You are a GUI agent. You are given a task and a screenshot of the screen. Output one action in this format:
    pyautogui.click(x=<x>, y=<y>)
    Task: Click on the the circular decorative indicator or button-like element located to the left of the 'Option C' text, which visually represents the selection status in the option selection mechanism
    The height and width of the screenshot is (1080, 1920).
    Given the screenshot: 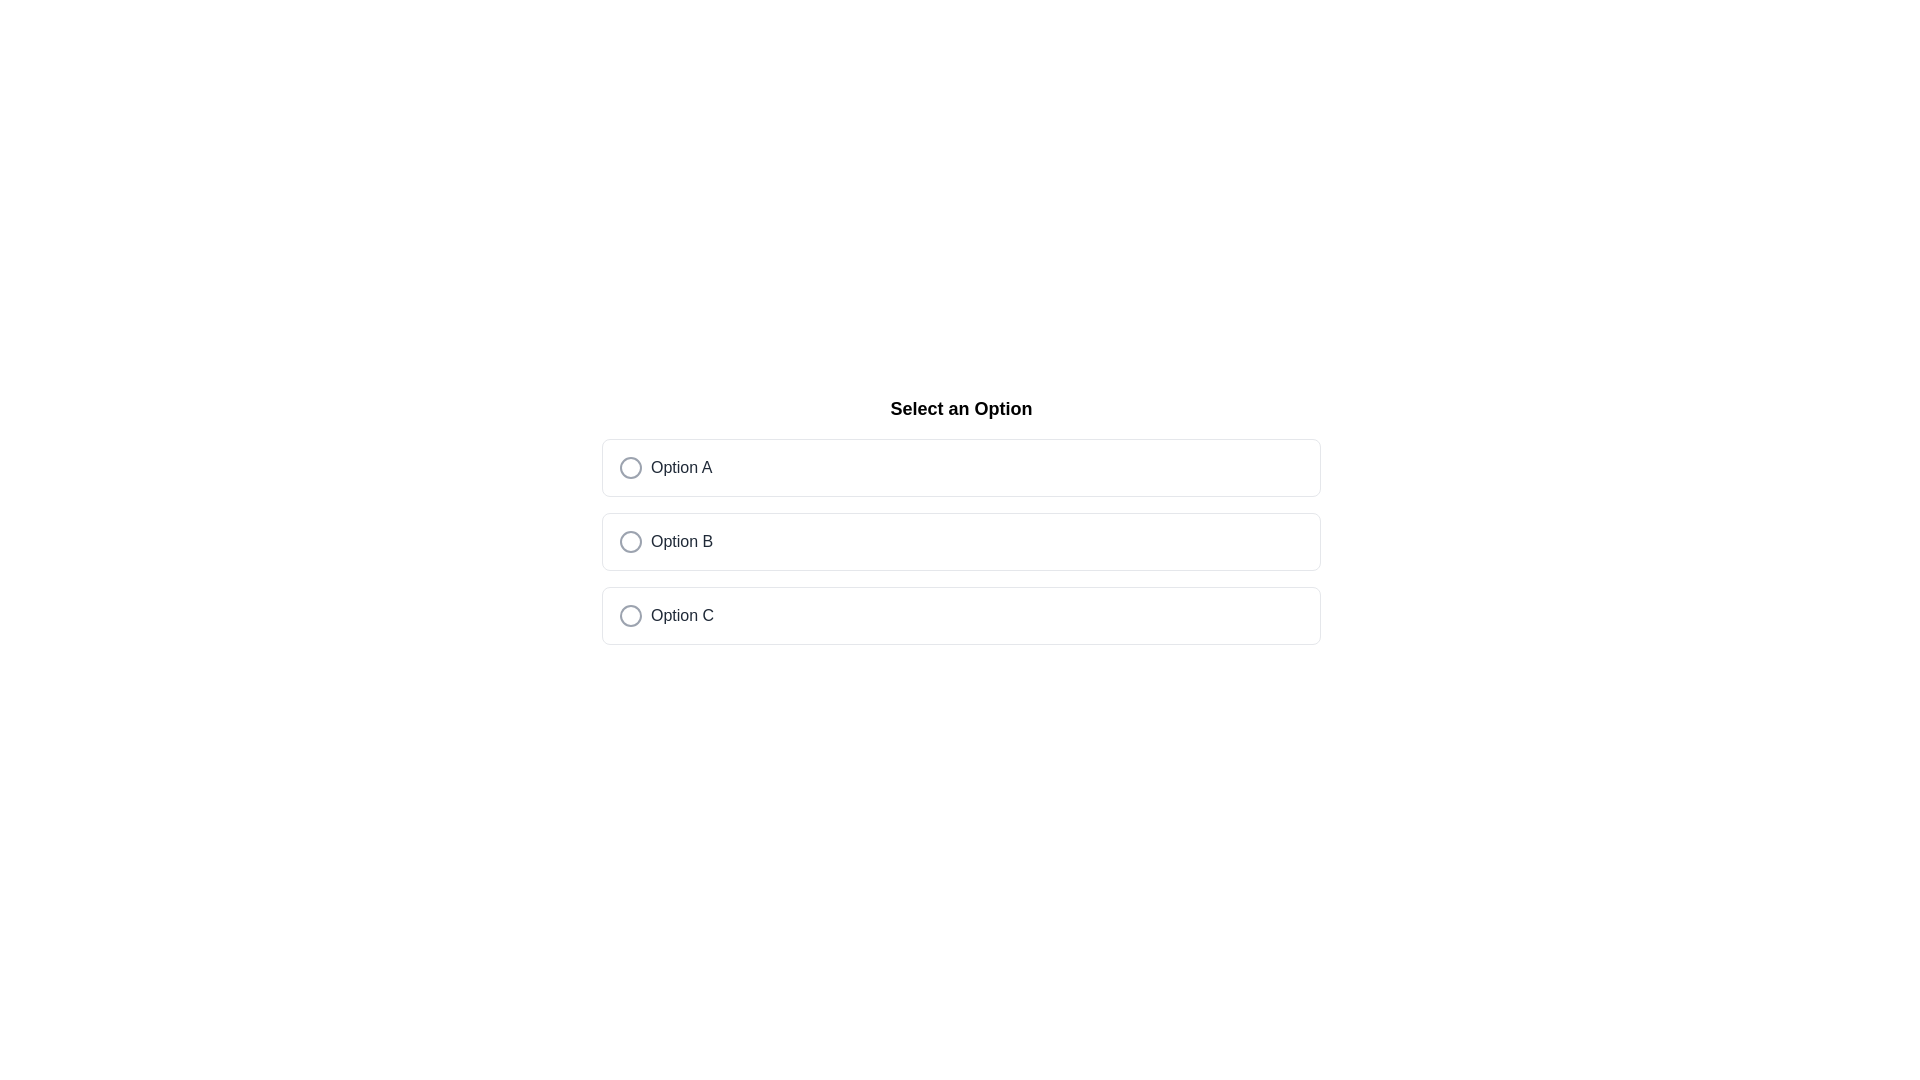 What is the action you would take?
    pyautogui.click(x=629, y=615)
    